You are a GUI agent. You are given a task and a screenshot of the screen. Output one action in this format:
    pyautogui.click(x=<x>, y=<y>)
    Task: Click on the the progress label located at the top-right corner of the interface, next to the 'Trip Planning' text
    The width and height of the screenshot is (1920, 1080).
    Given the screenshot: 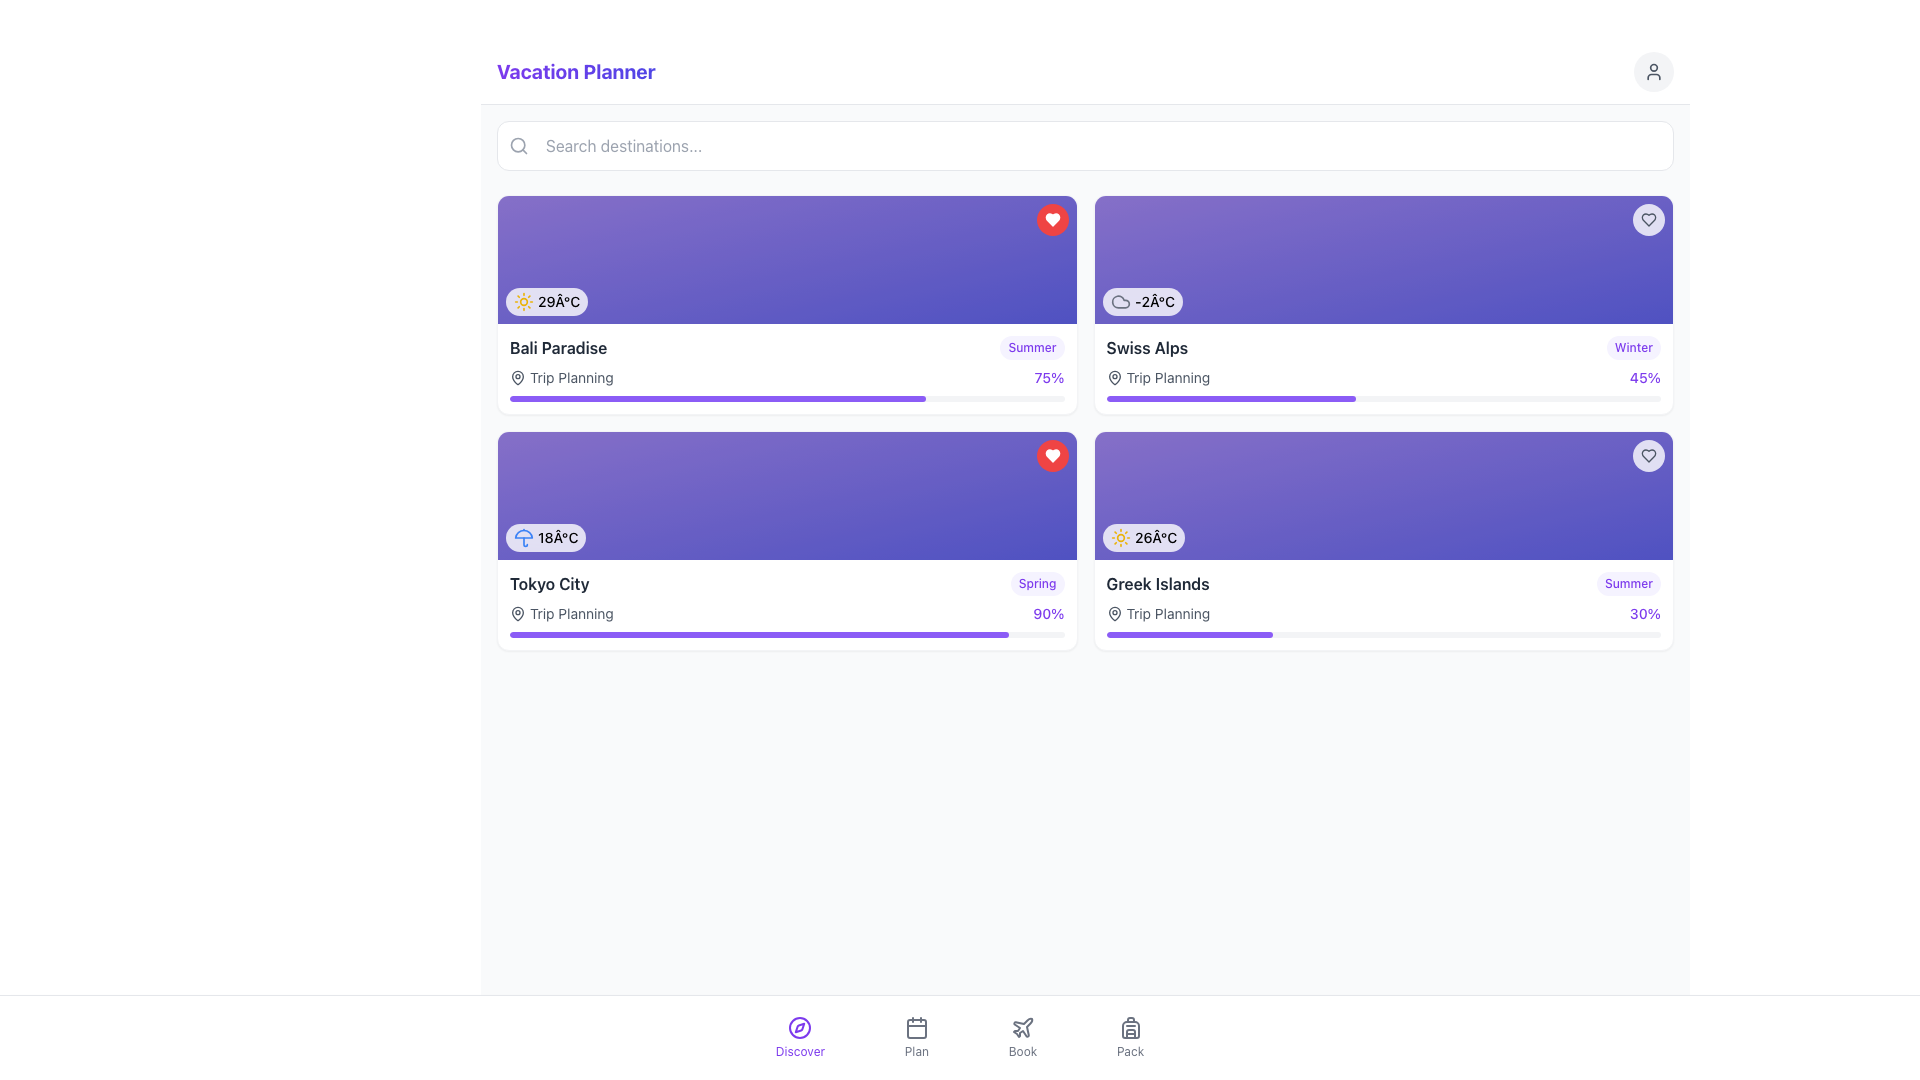 What is the action you would take?
    pyautogui.click(x=1048, y=378)
    